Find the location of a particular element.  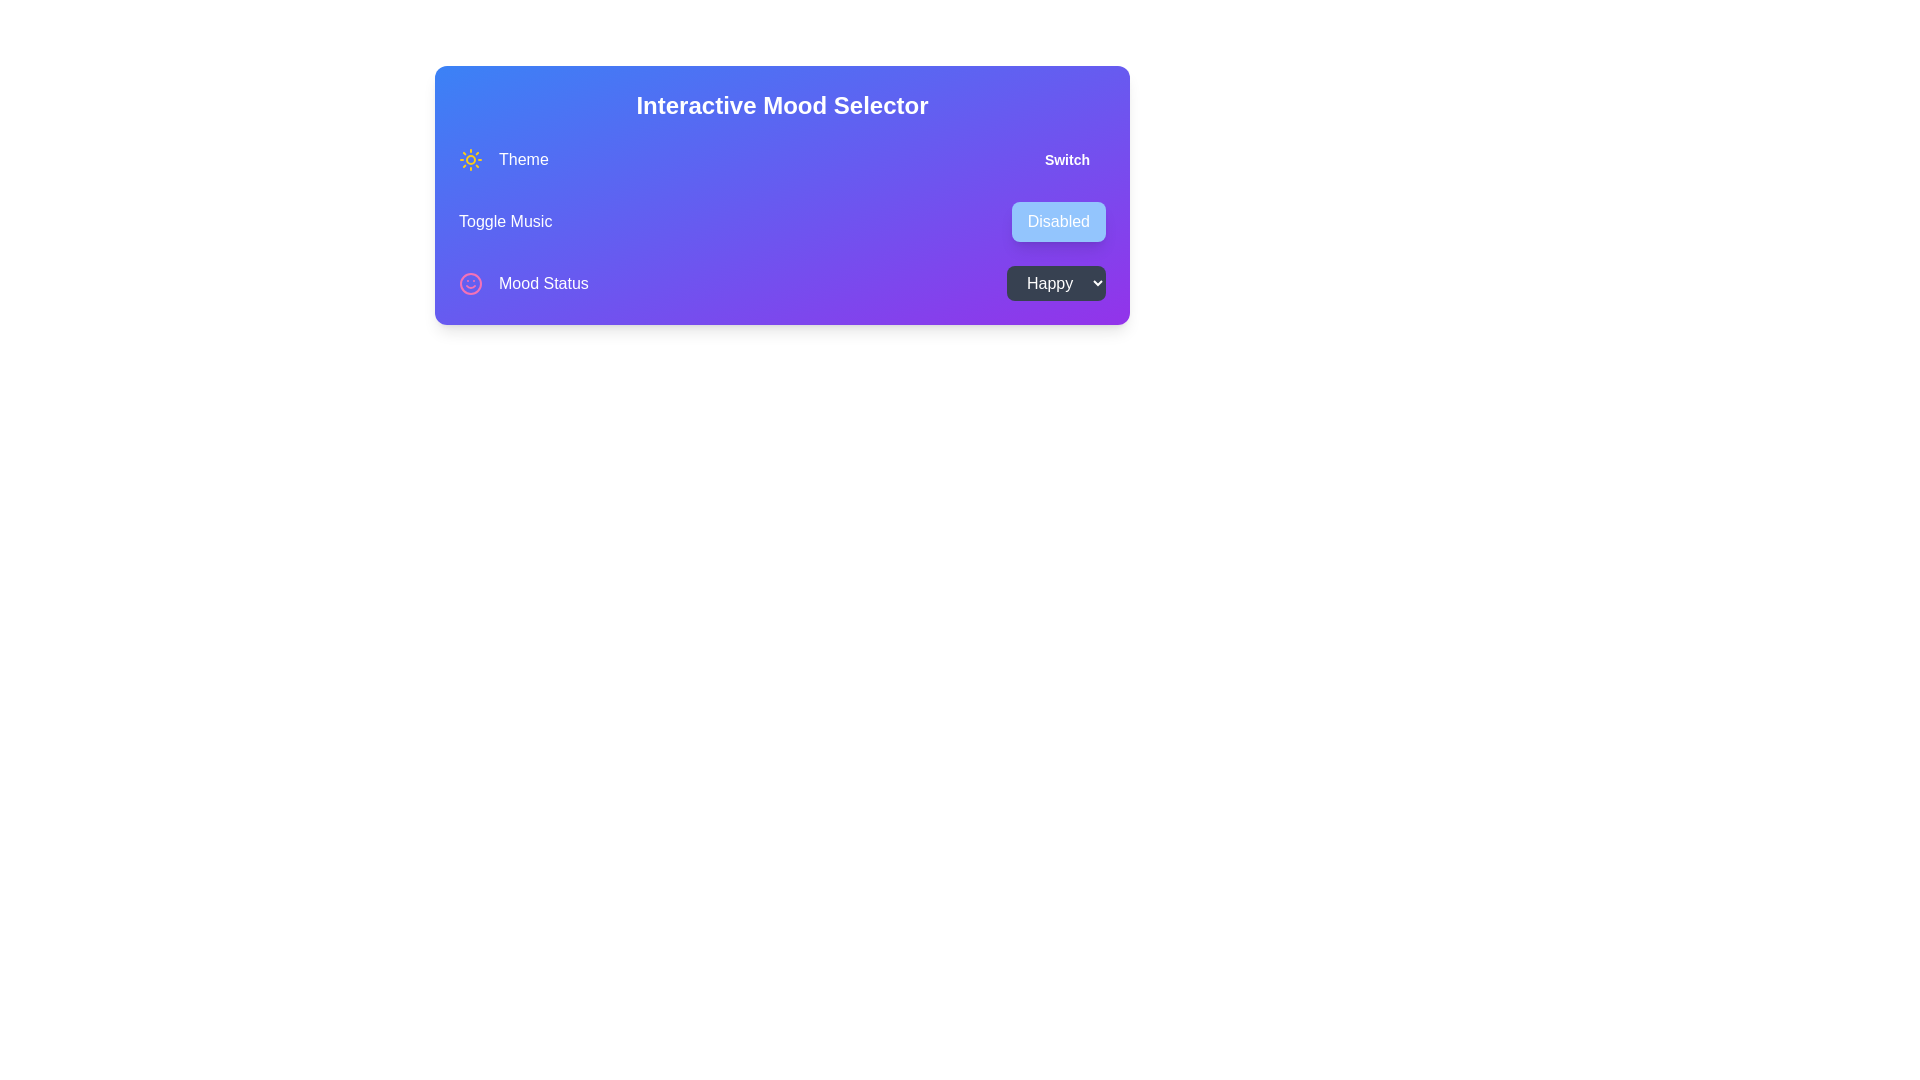

properties of the SVG Circle element that represents the mood status, located within the 'Mood Status' section of the UI is located at coordinates (469, 283).